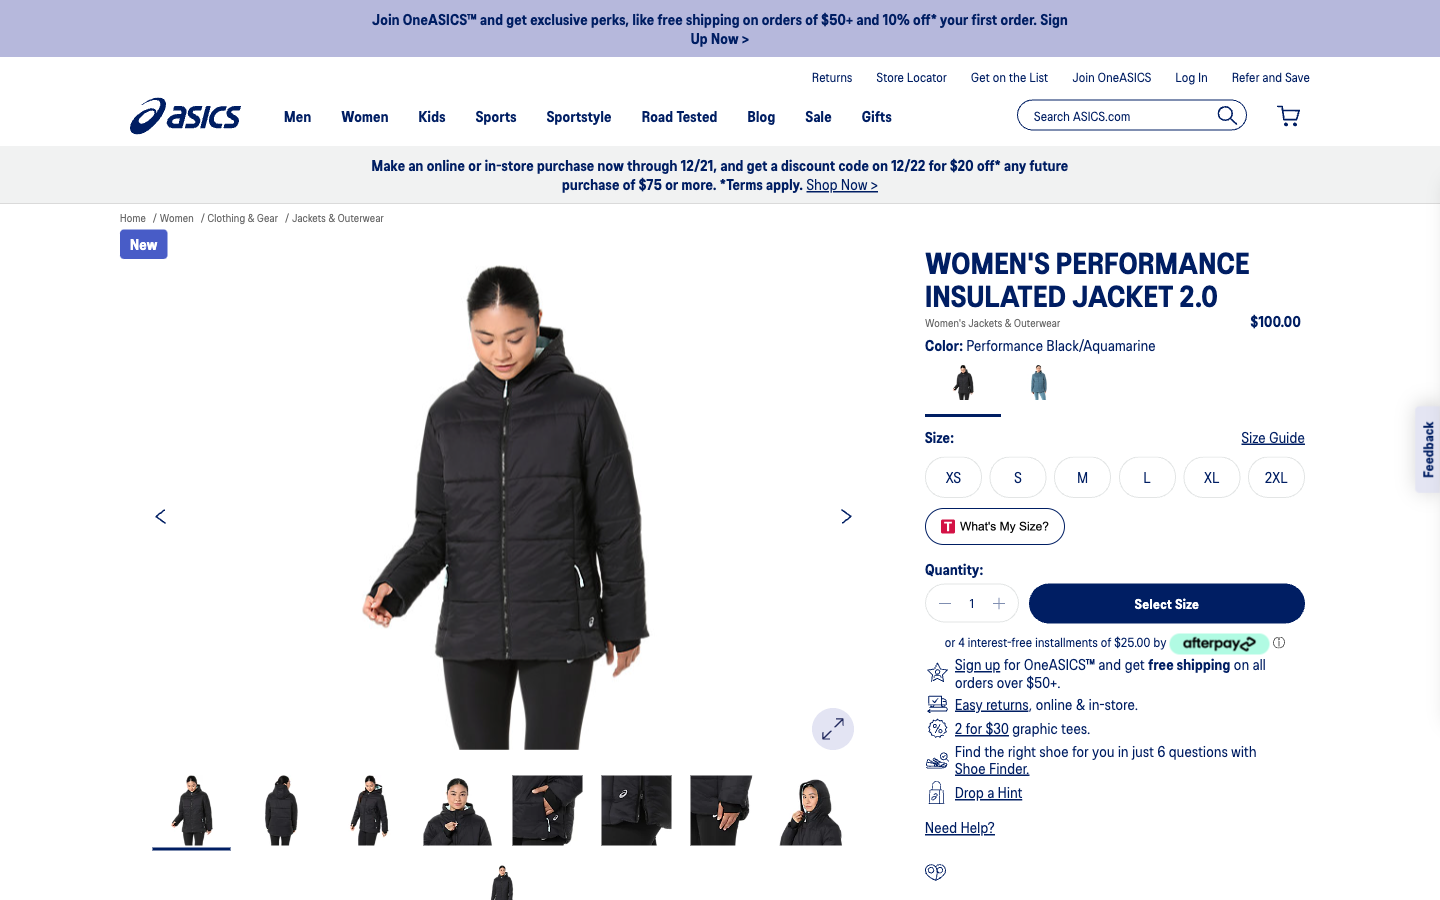 The width and height of the screenshot is (1440, 900). I want to click on Increase the photo size for better visibility of the garments, so click(833, 728).